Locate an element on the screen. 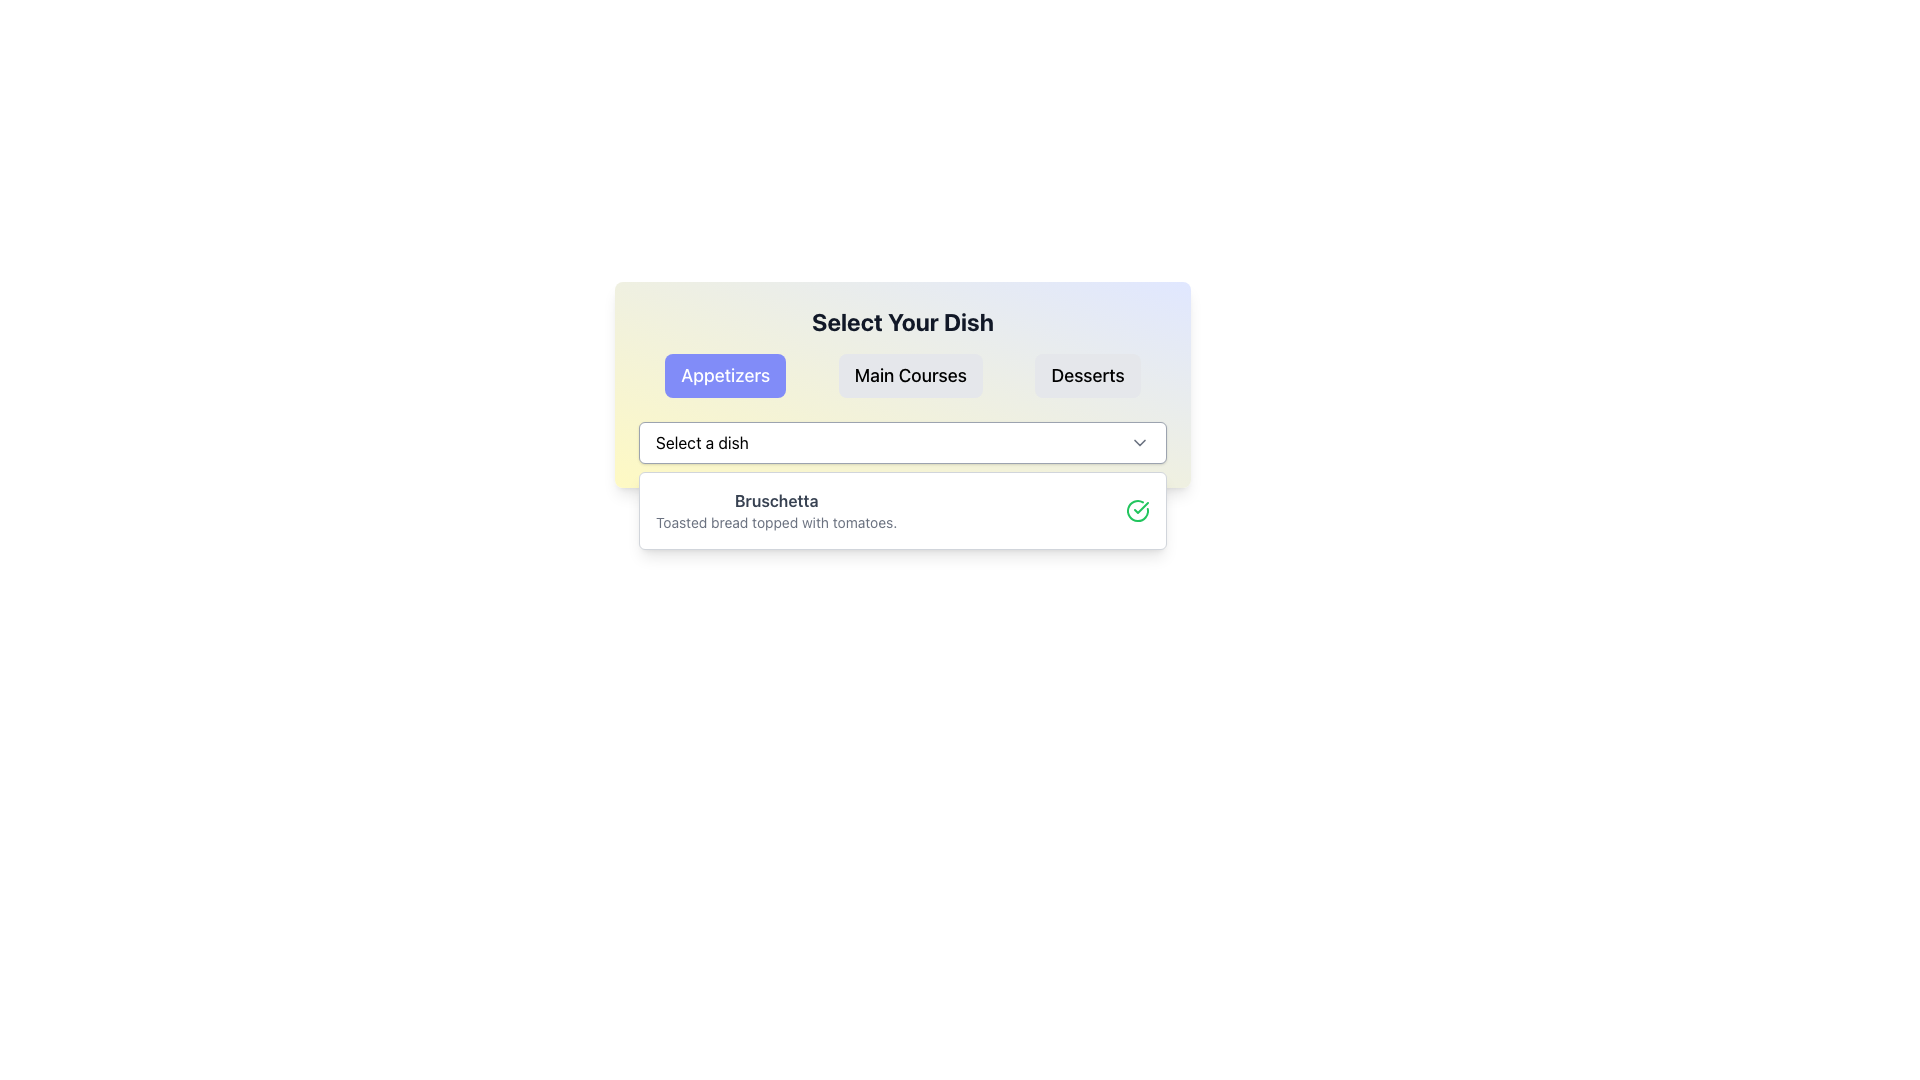 Image resolution: width=1920 pixels, height=1080 pixels. the 'Main Courses' button located below the title 'Select Your Dish' is located at coordinates (909, 375).